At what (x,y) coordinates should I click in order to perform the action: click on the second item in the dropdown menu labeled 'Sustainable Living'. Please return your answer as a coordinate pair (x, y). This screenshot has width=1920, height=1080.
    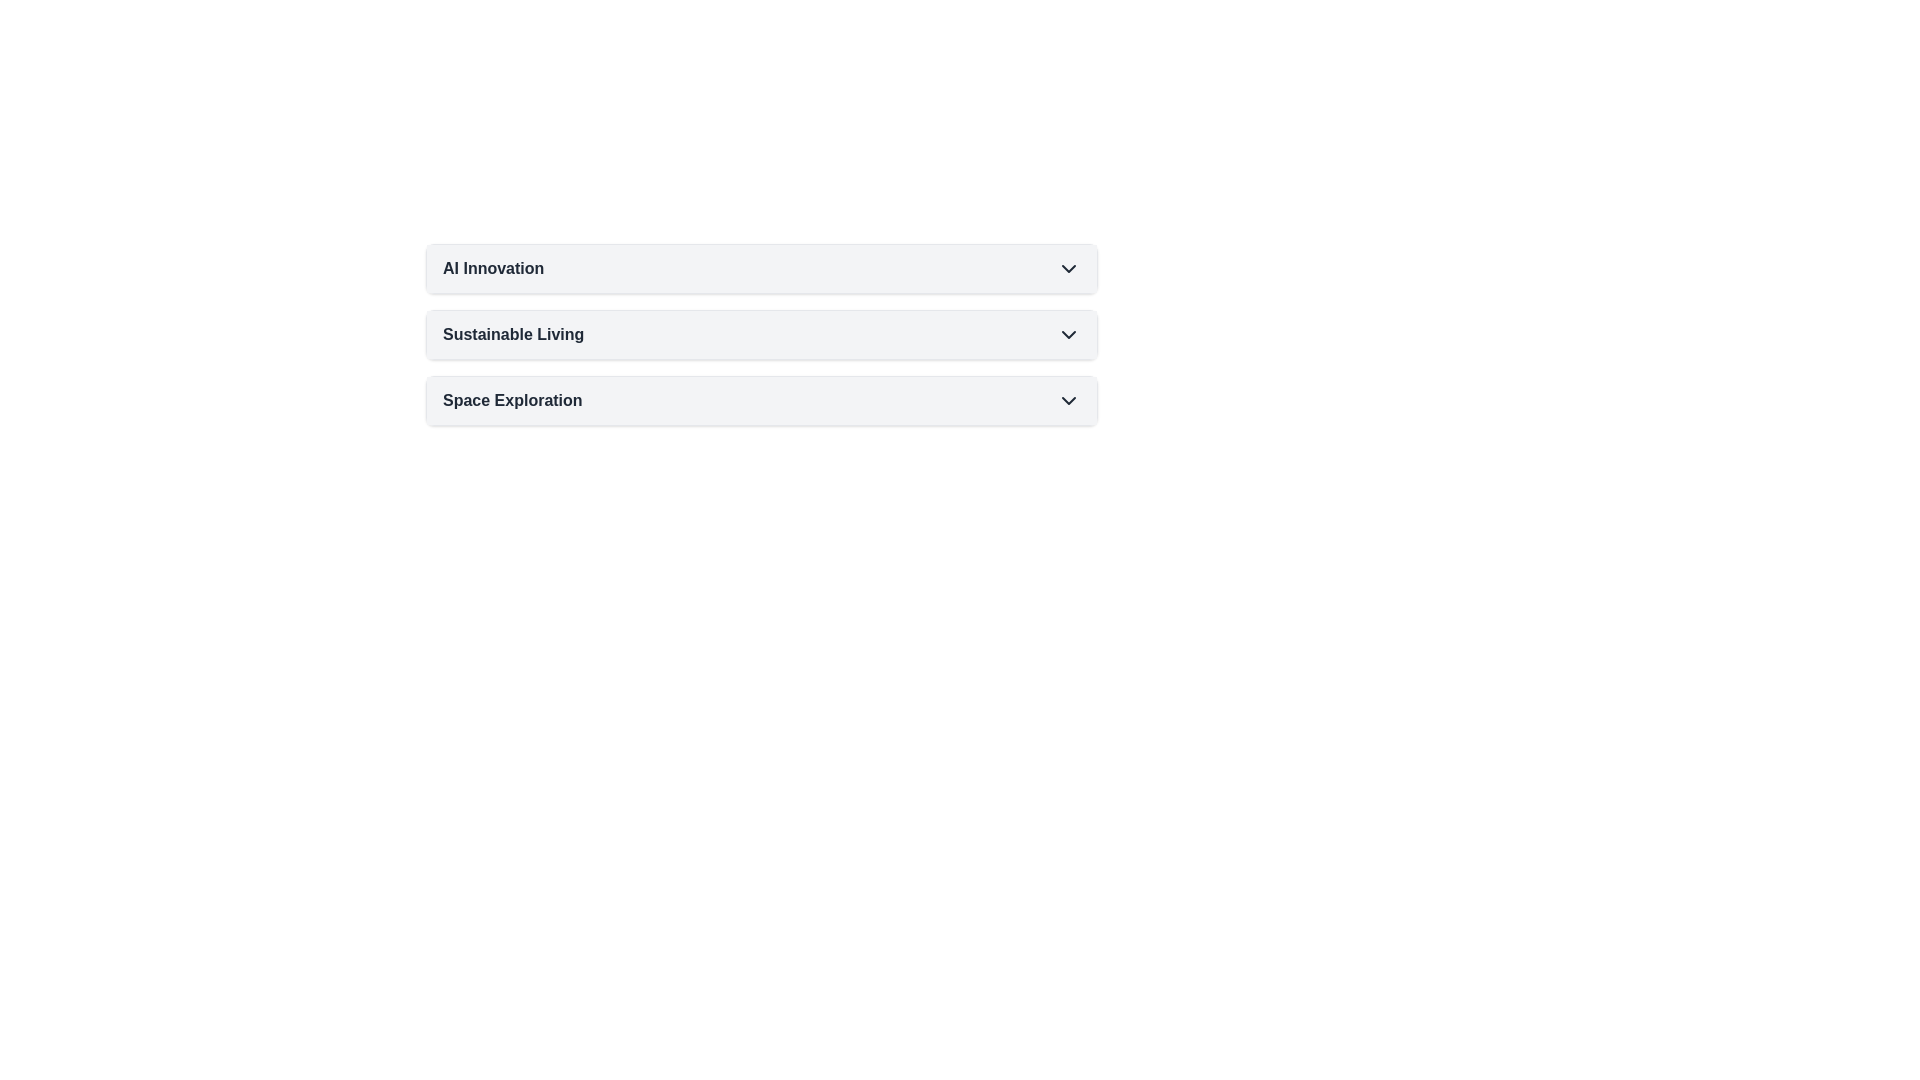
    Looking at the image, I should click on (761, 334).